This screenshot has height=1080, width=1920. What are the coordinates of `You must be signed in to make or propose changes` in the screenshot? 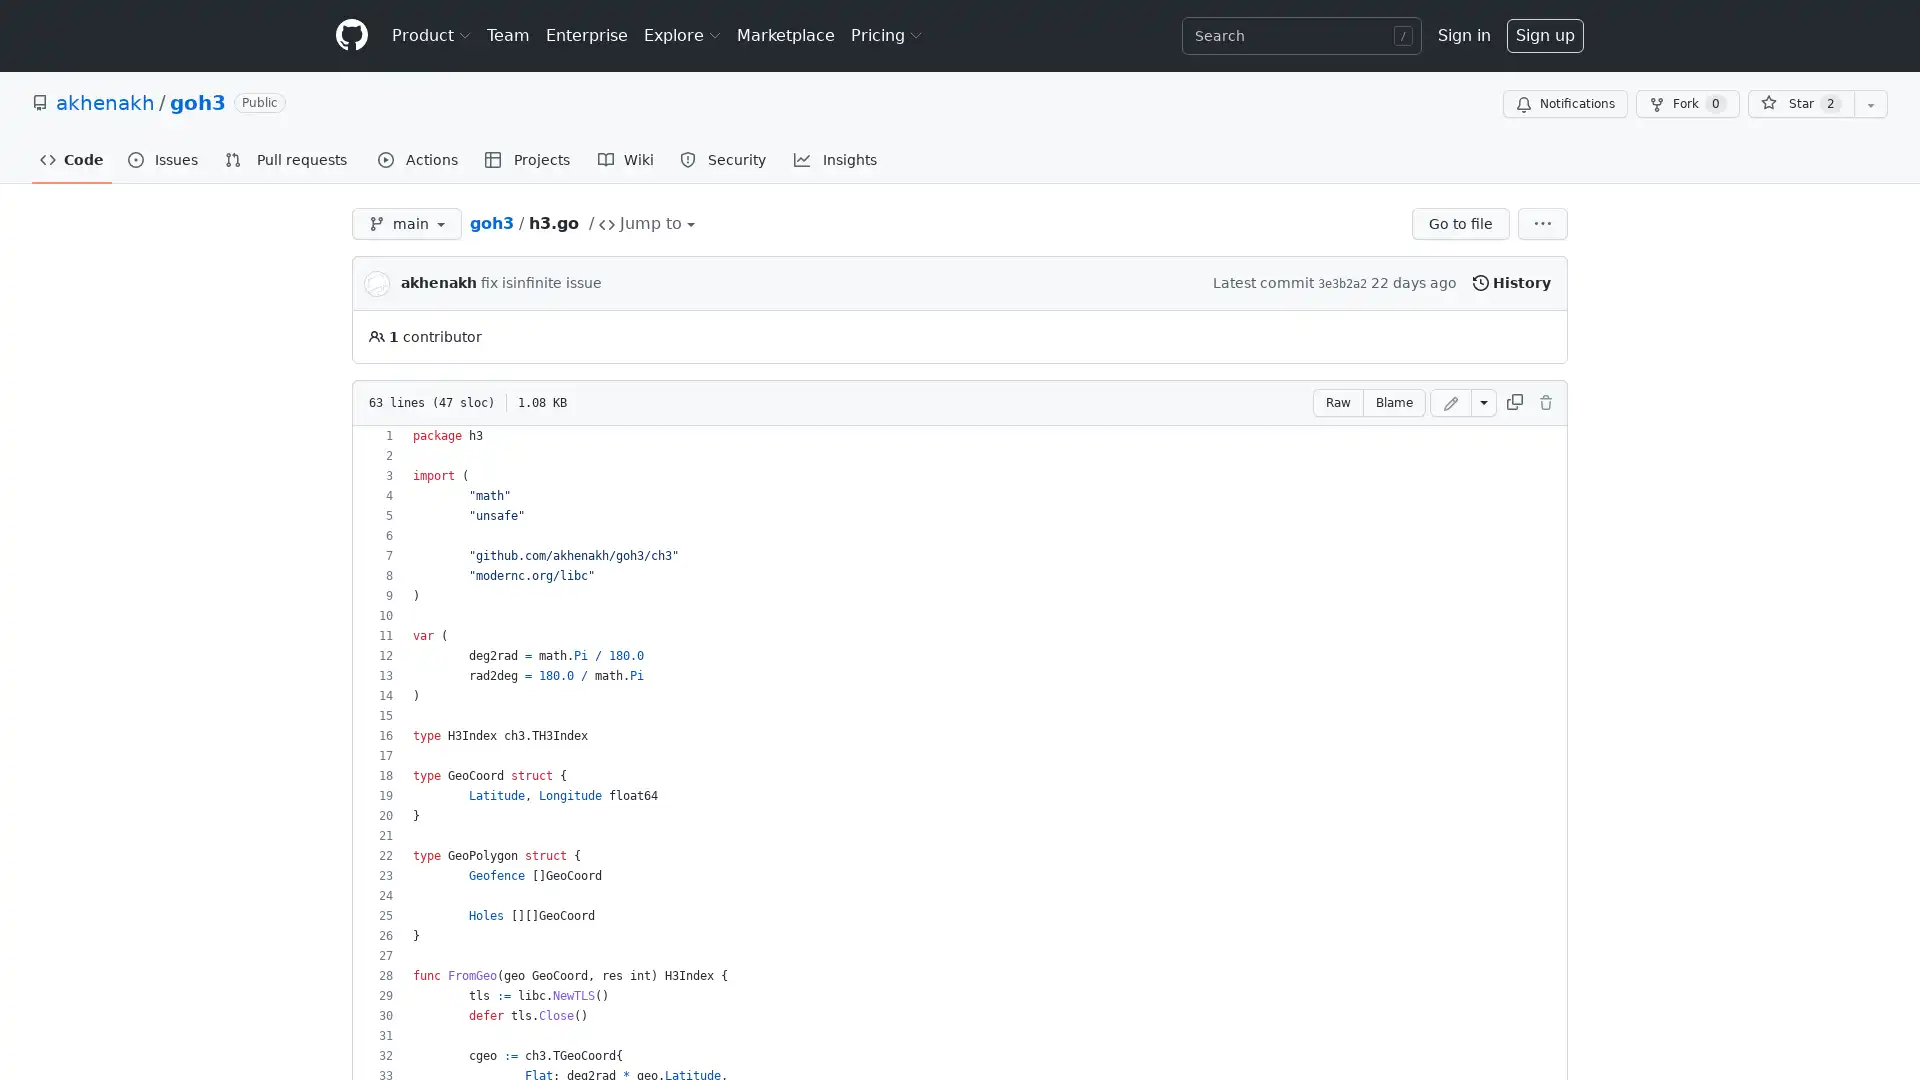 It's located at (1450, 402).